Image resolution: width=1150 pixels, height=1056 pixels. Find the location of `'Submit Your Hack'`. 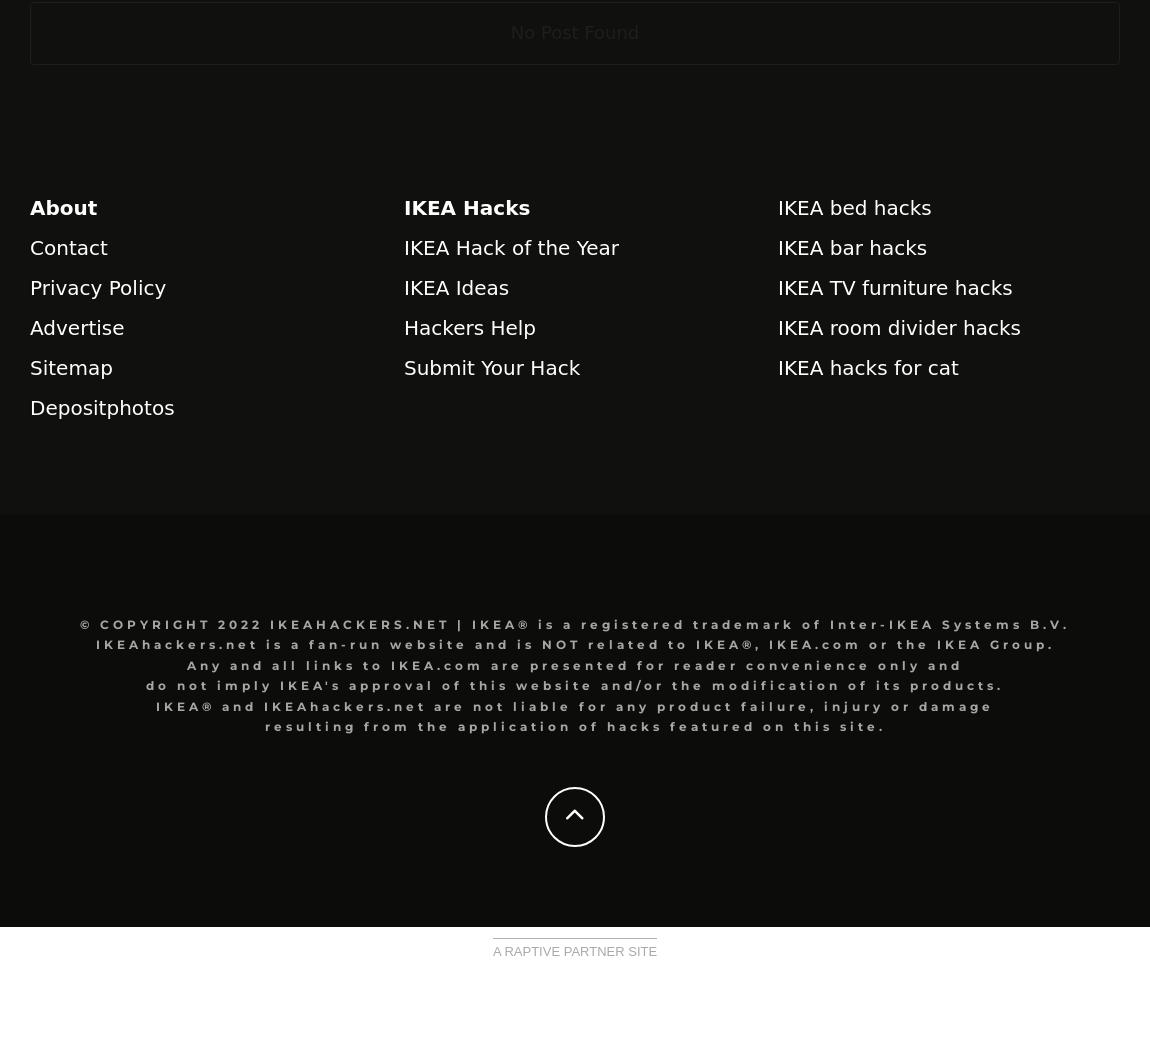

'Submit Your Hack' is located at coordinates (491, 365).